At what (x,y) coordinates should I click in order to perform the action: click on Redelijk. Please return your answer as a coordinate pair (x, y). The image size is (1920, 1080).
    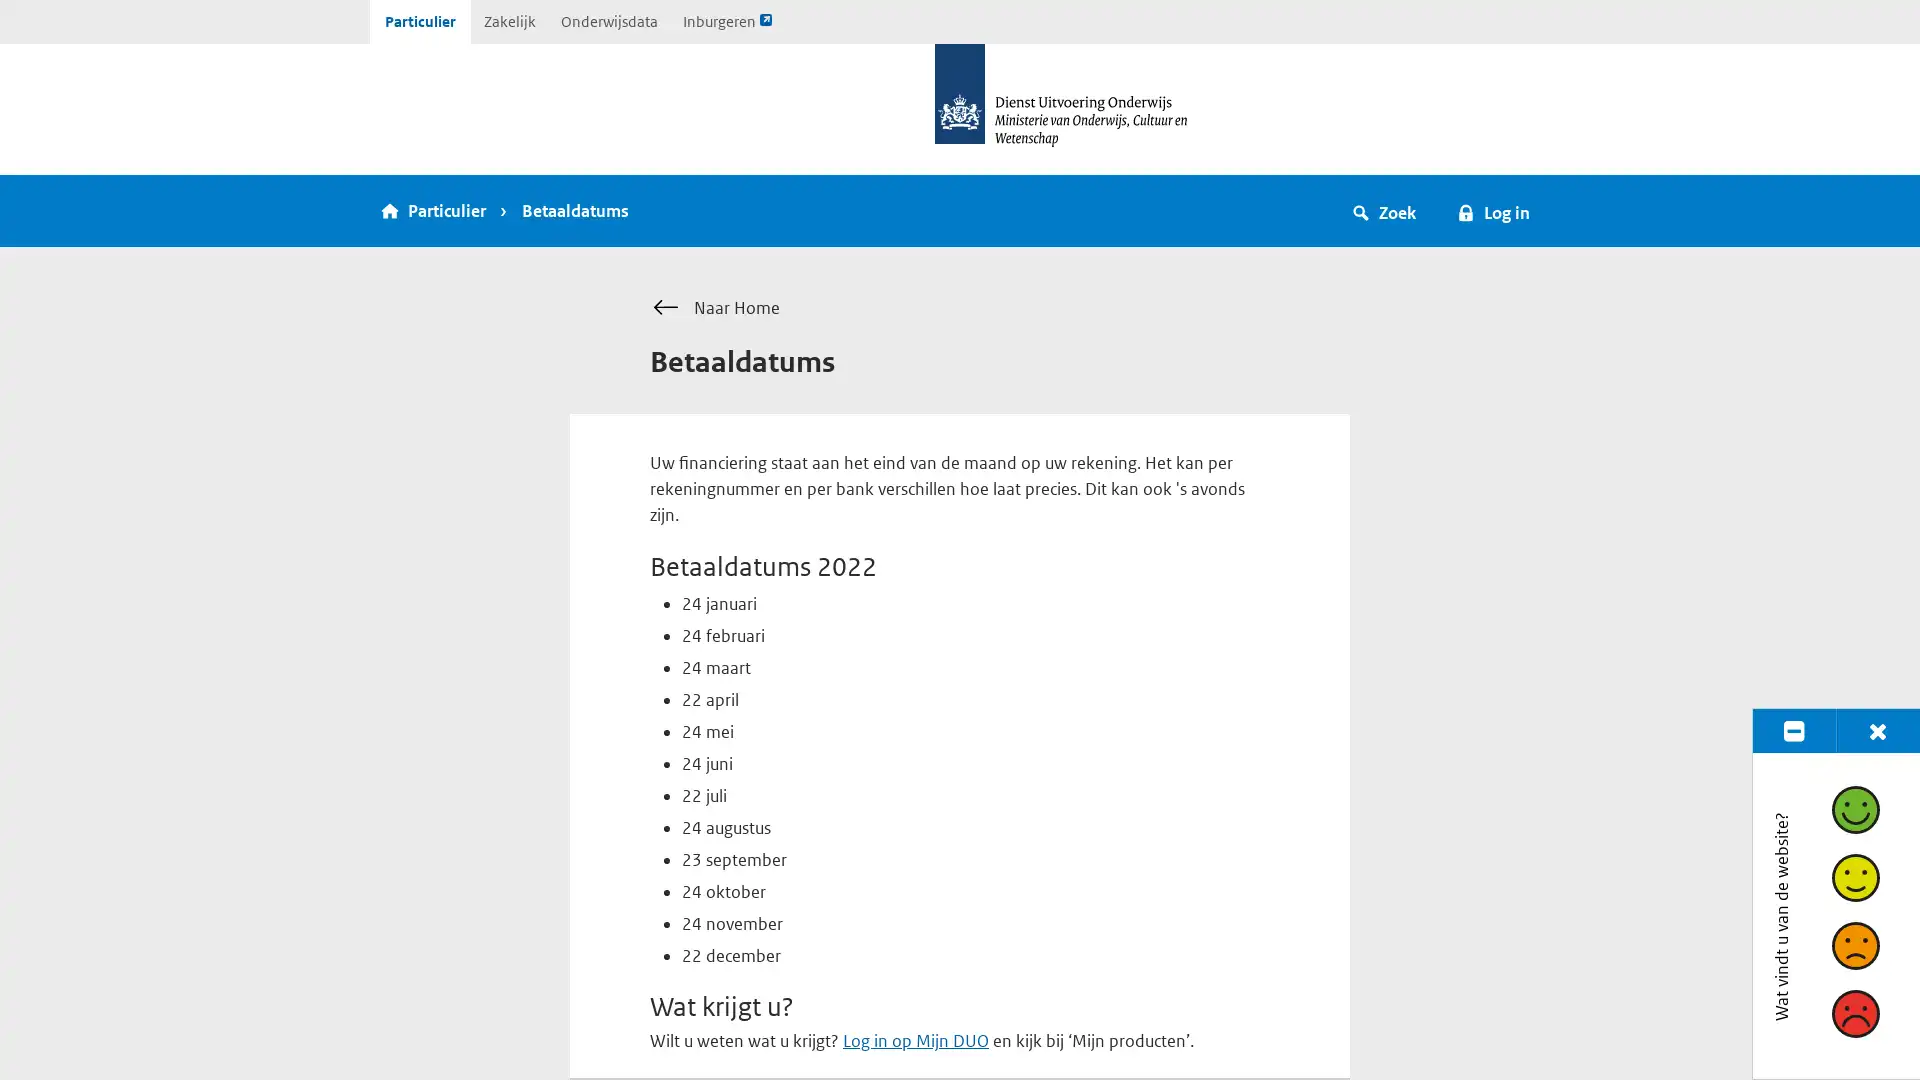
    Looking at the image, I should click on (1853, 875).